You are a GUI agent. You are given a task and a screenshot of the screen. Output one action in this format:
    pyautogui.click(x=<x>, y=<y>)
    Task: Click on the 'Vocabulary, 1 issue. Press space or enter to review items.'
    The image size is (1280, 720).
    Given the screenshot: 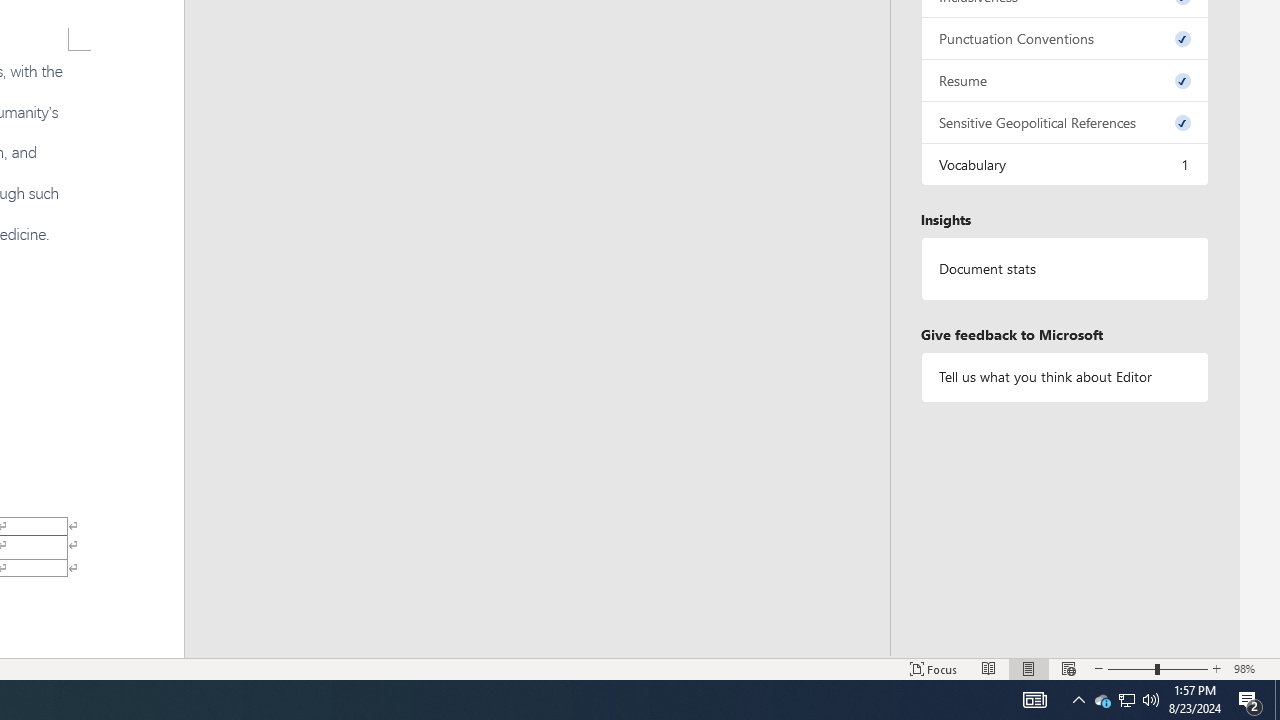 What is the action you would take?
    pyautogui.click(x=1063, y=163)
    